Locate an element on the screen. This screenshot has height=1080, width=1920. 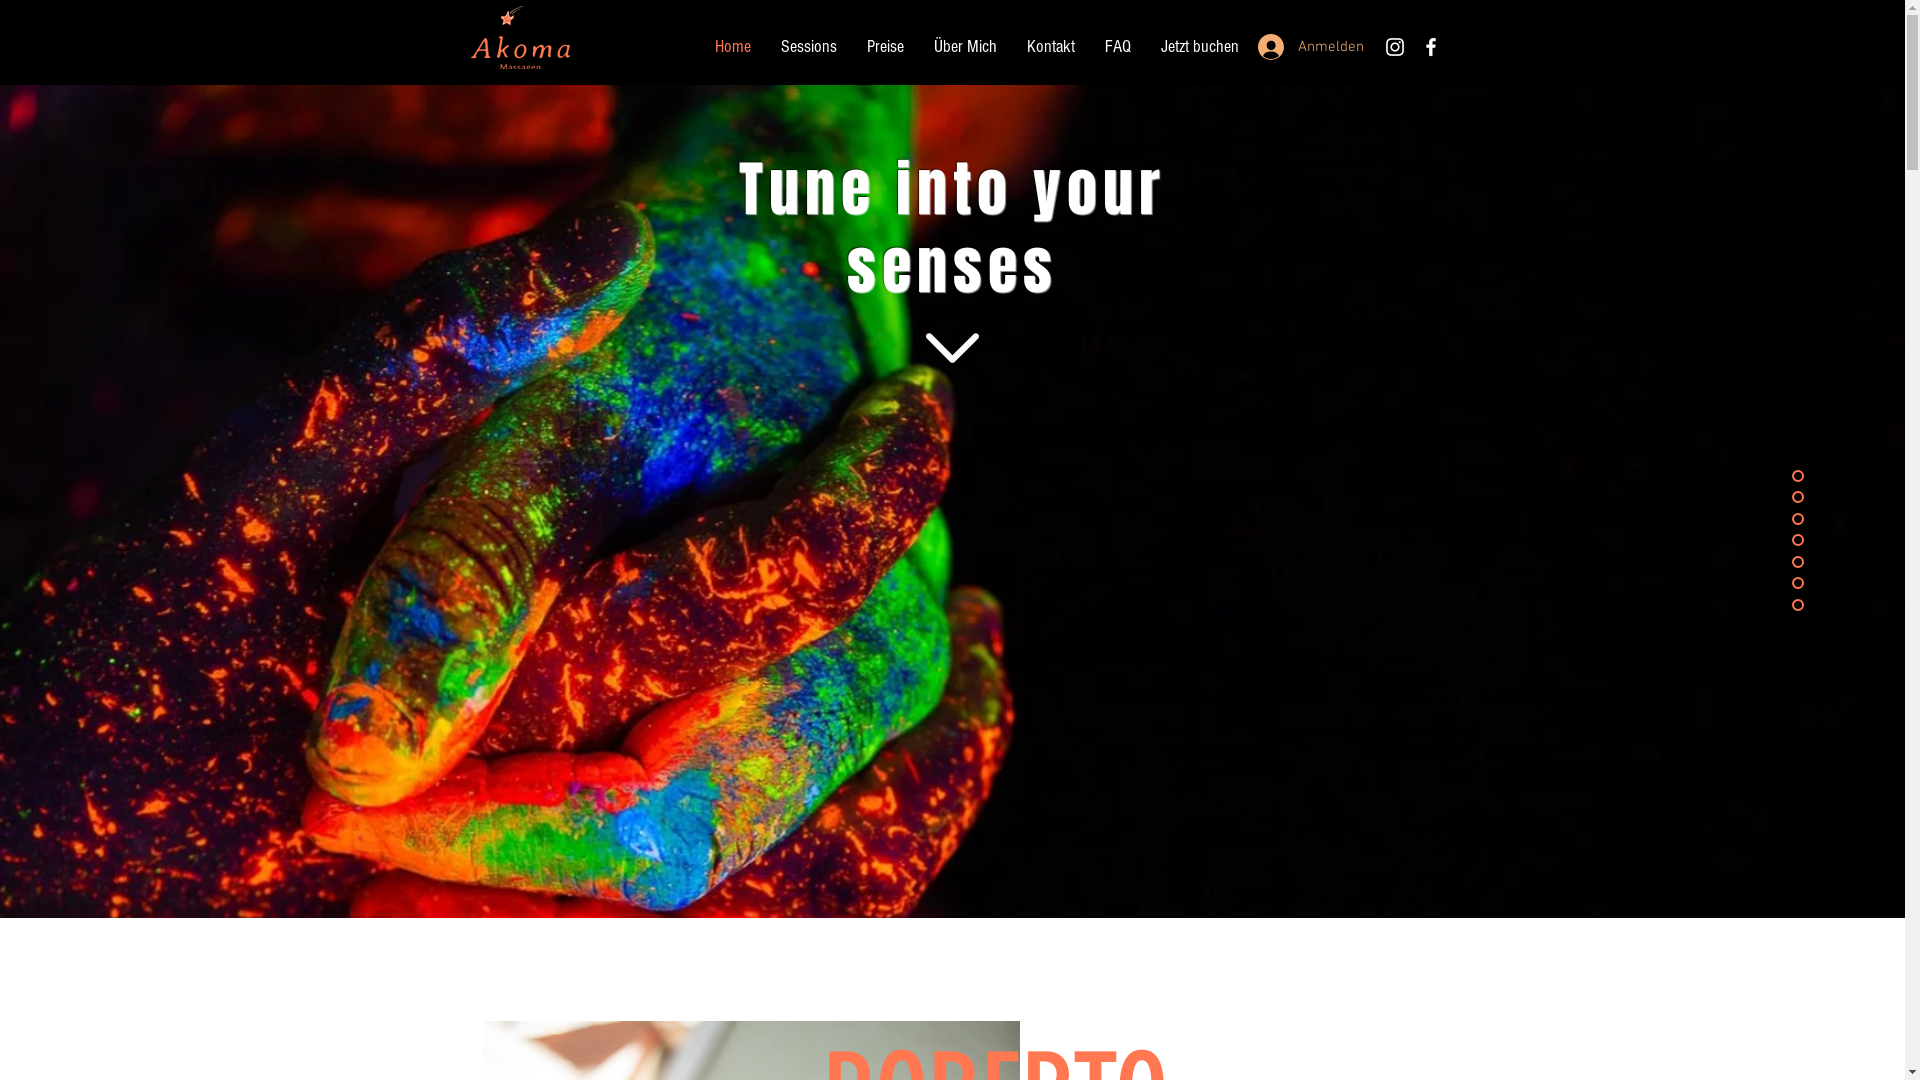
'Preise' is located at coordinates (884, 45).